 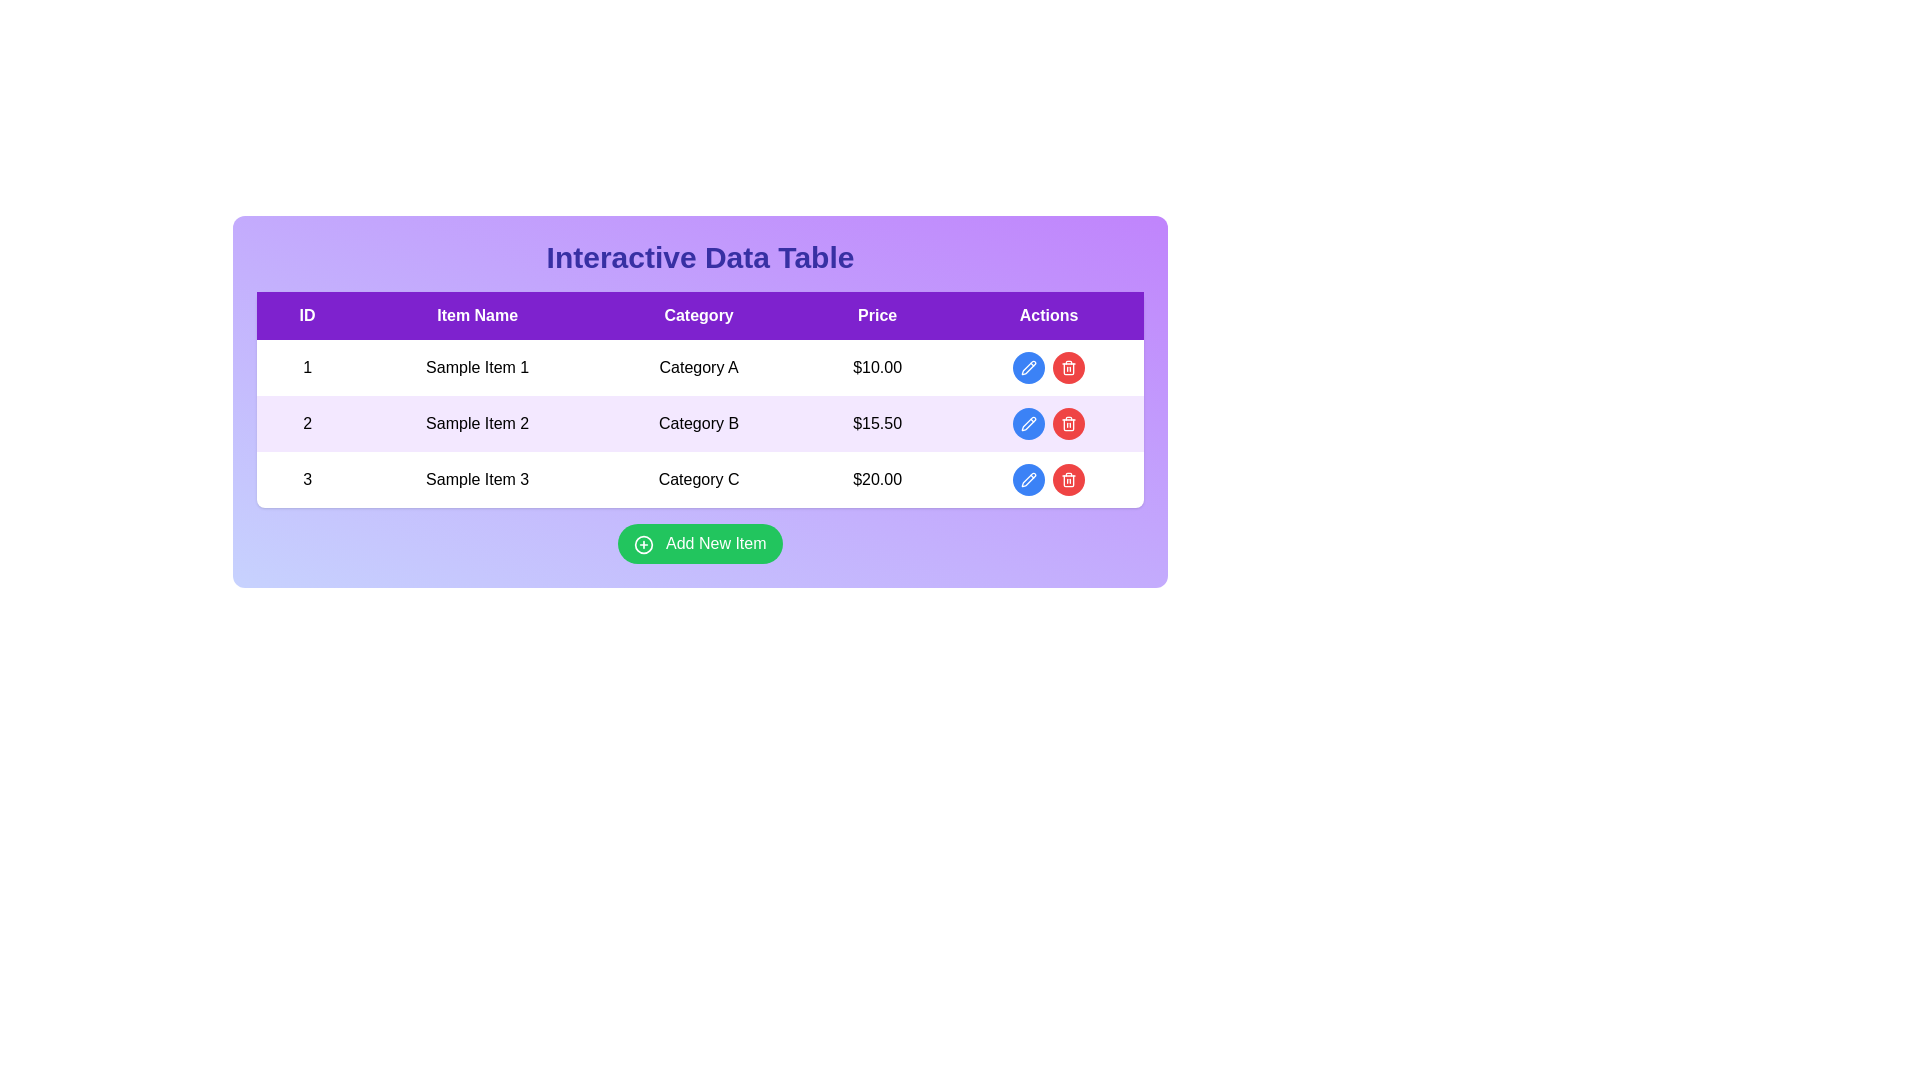 What do you see at coordinates (306, 423) in the screenshot?
I see `the ID number in the first column of the second row of the table corresponding to 'Sample Item 2'` at bounding box center [306, 423].